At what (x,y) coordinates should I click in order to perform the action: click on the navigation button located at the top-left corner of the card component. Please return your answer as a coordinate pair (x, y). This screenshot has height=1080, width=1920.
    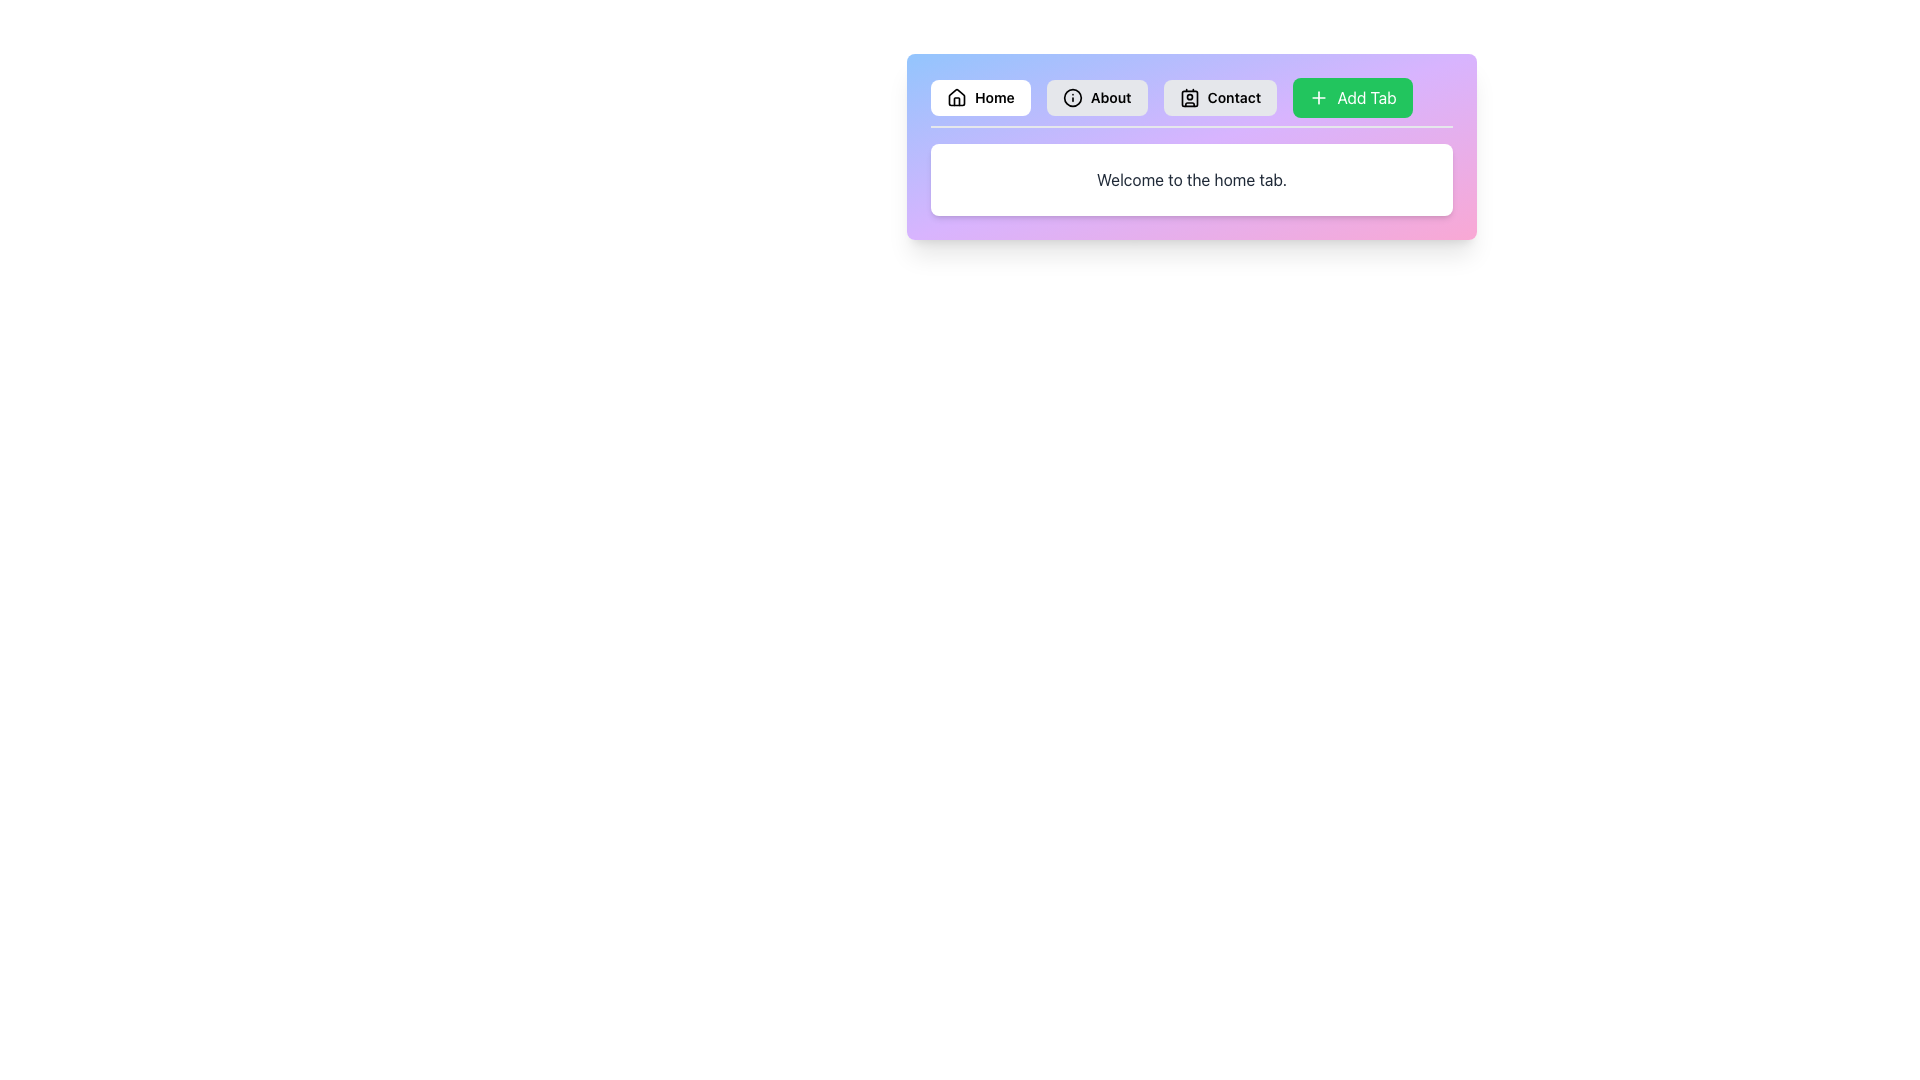
    Looking at the image, I should click on (980, 97).